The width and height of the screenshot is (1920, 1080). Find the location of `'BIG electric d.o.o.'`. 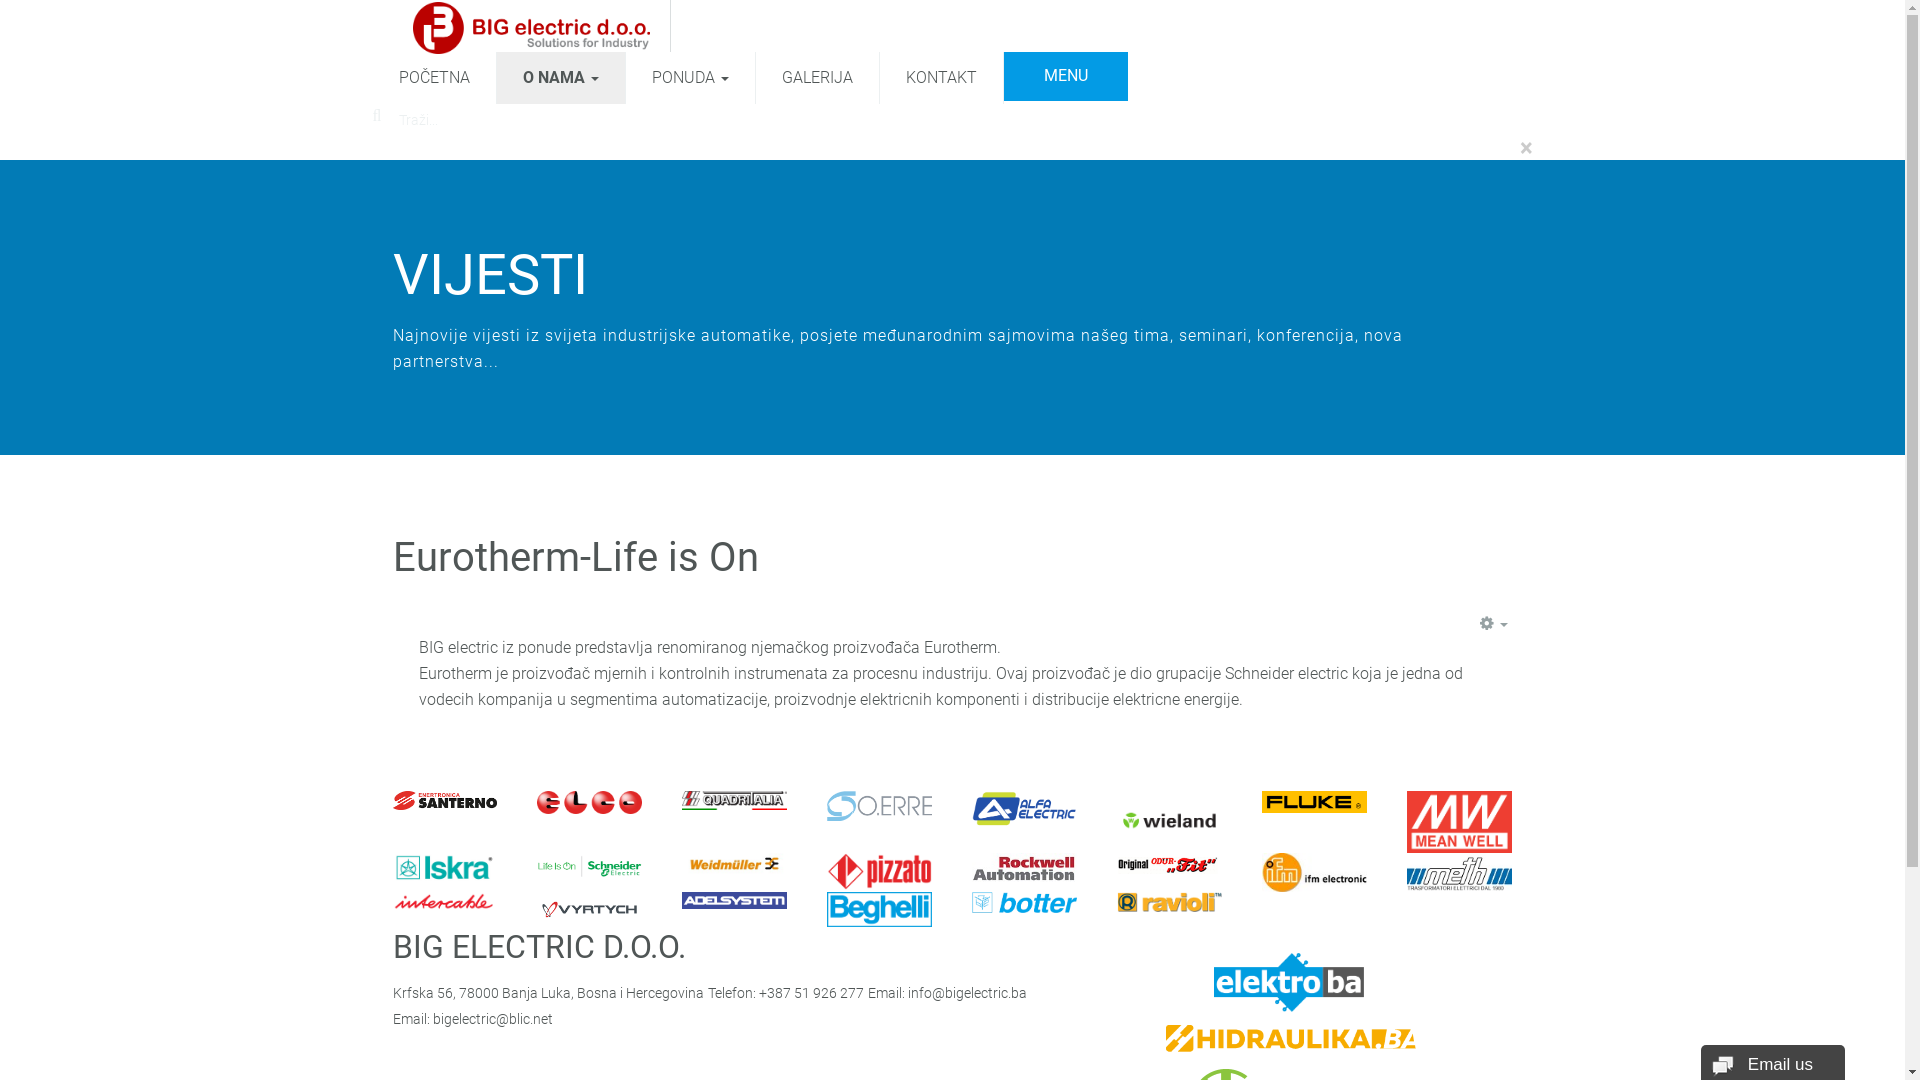

'BIG electric d.o.o.' is located at coordinates (530, 26).